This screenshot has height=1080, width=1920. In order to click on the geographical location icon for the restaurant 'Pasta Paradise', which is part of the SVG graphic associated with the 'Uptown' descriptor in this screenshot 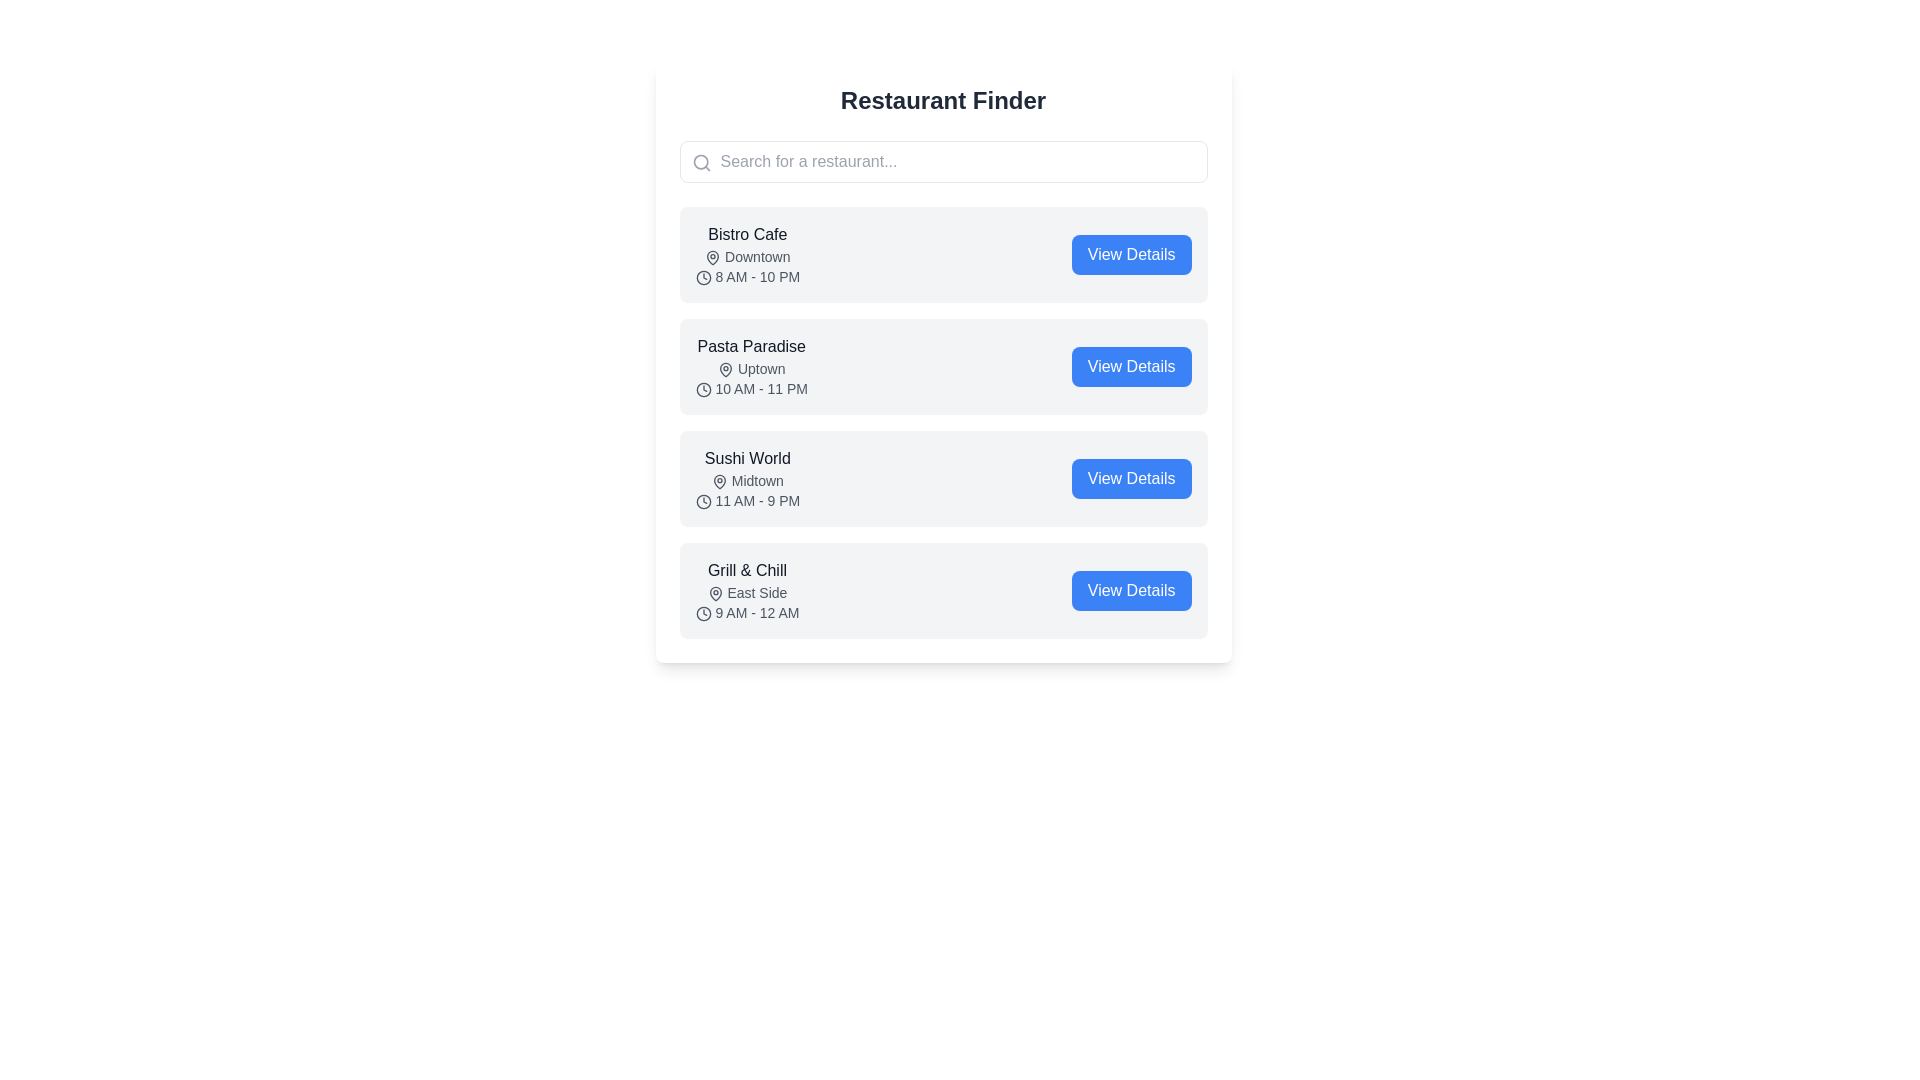, I will do `click(725, 370)`.